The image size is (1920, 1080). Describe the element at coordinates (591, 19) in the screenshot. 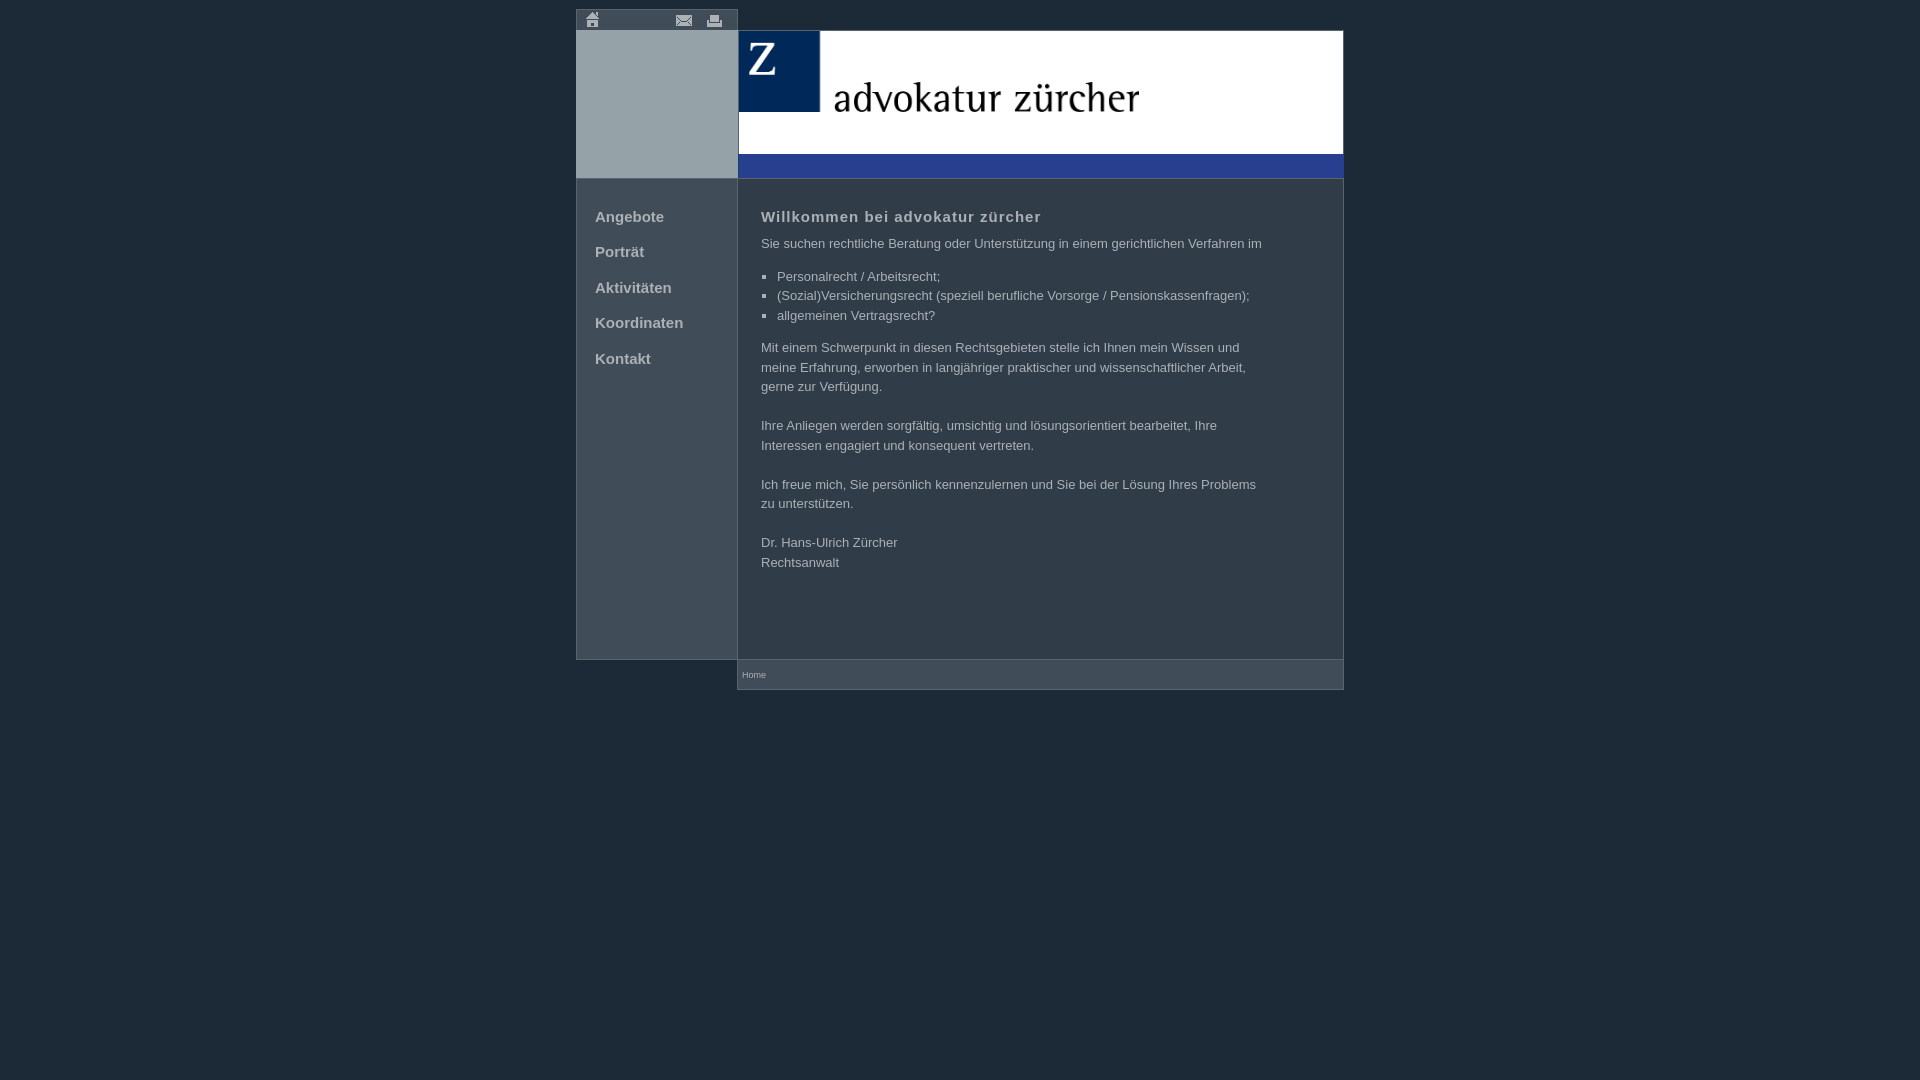

I see `'Home'` at that location.